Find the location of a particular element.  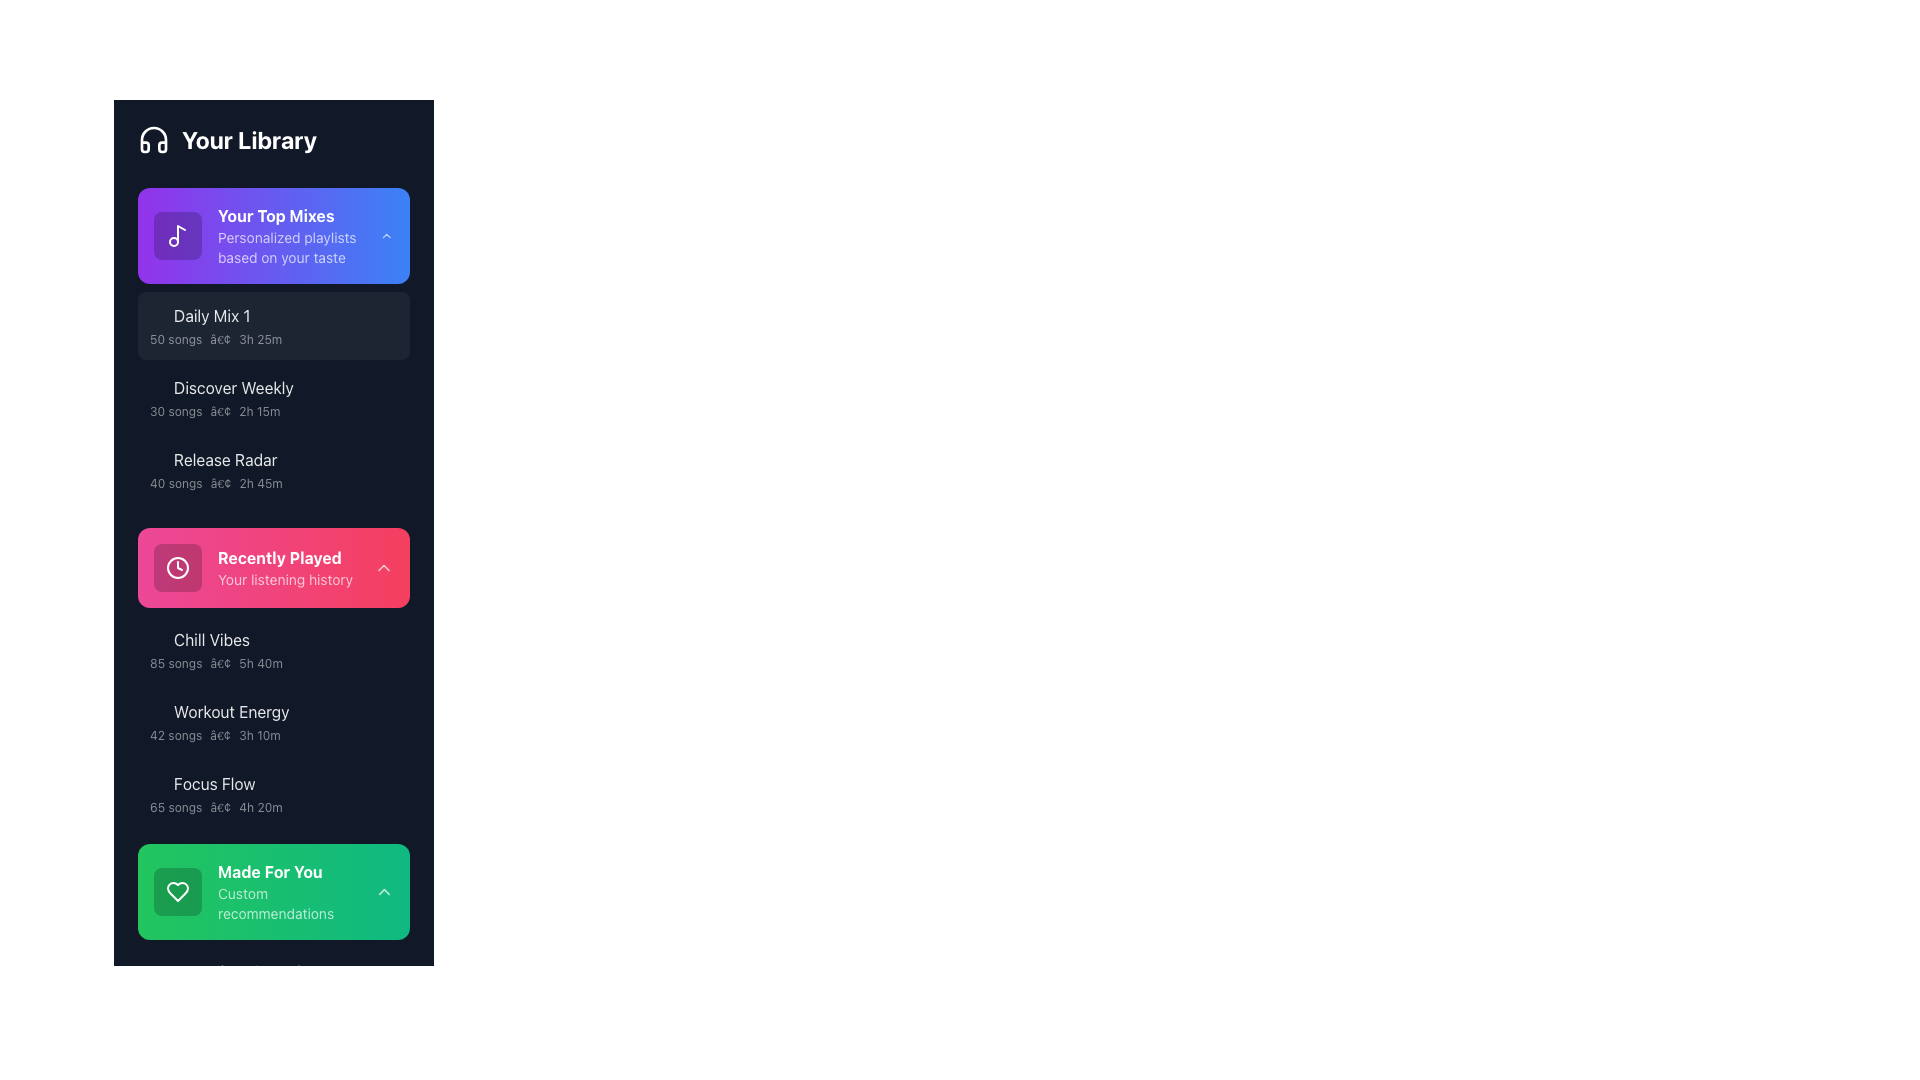

metadata text label located beneath the 'Discover Weekly' header, which describes the associated playlist including the number of songs and total duration is located at coordinates (263, 411).